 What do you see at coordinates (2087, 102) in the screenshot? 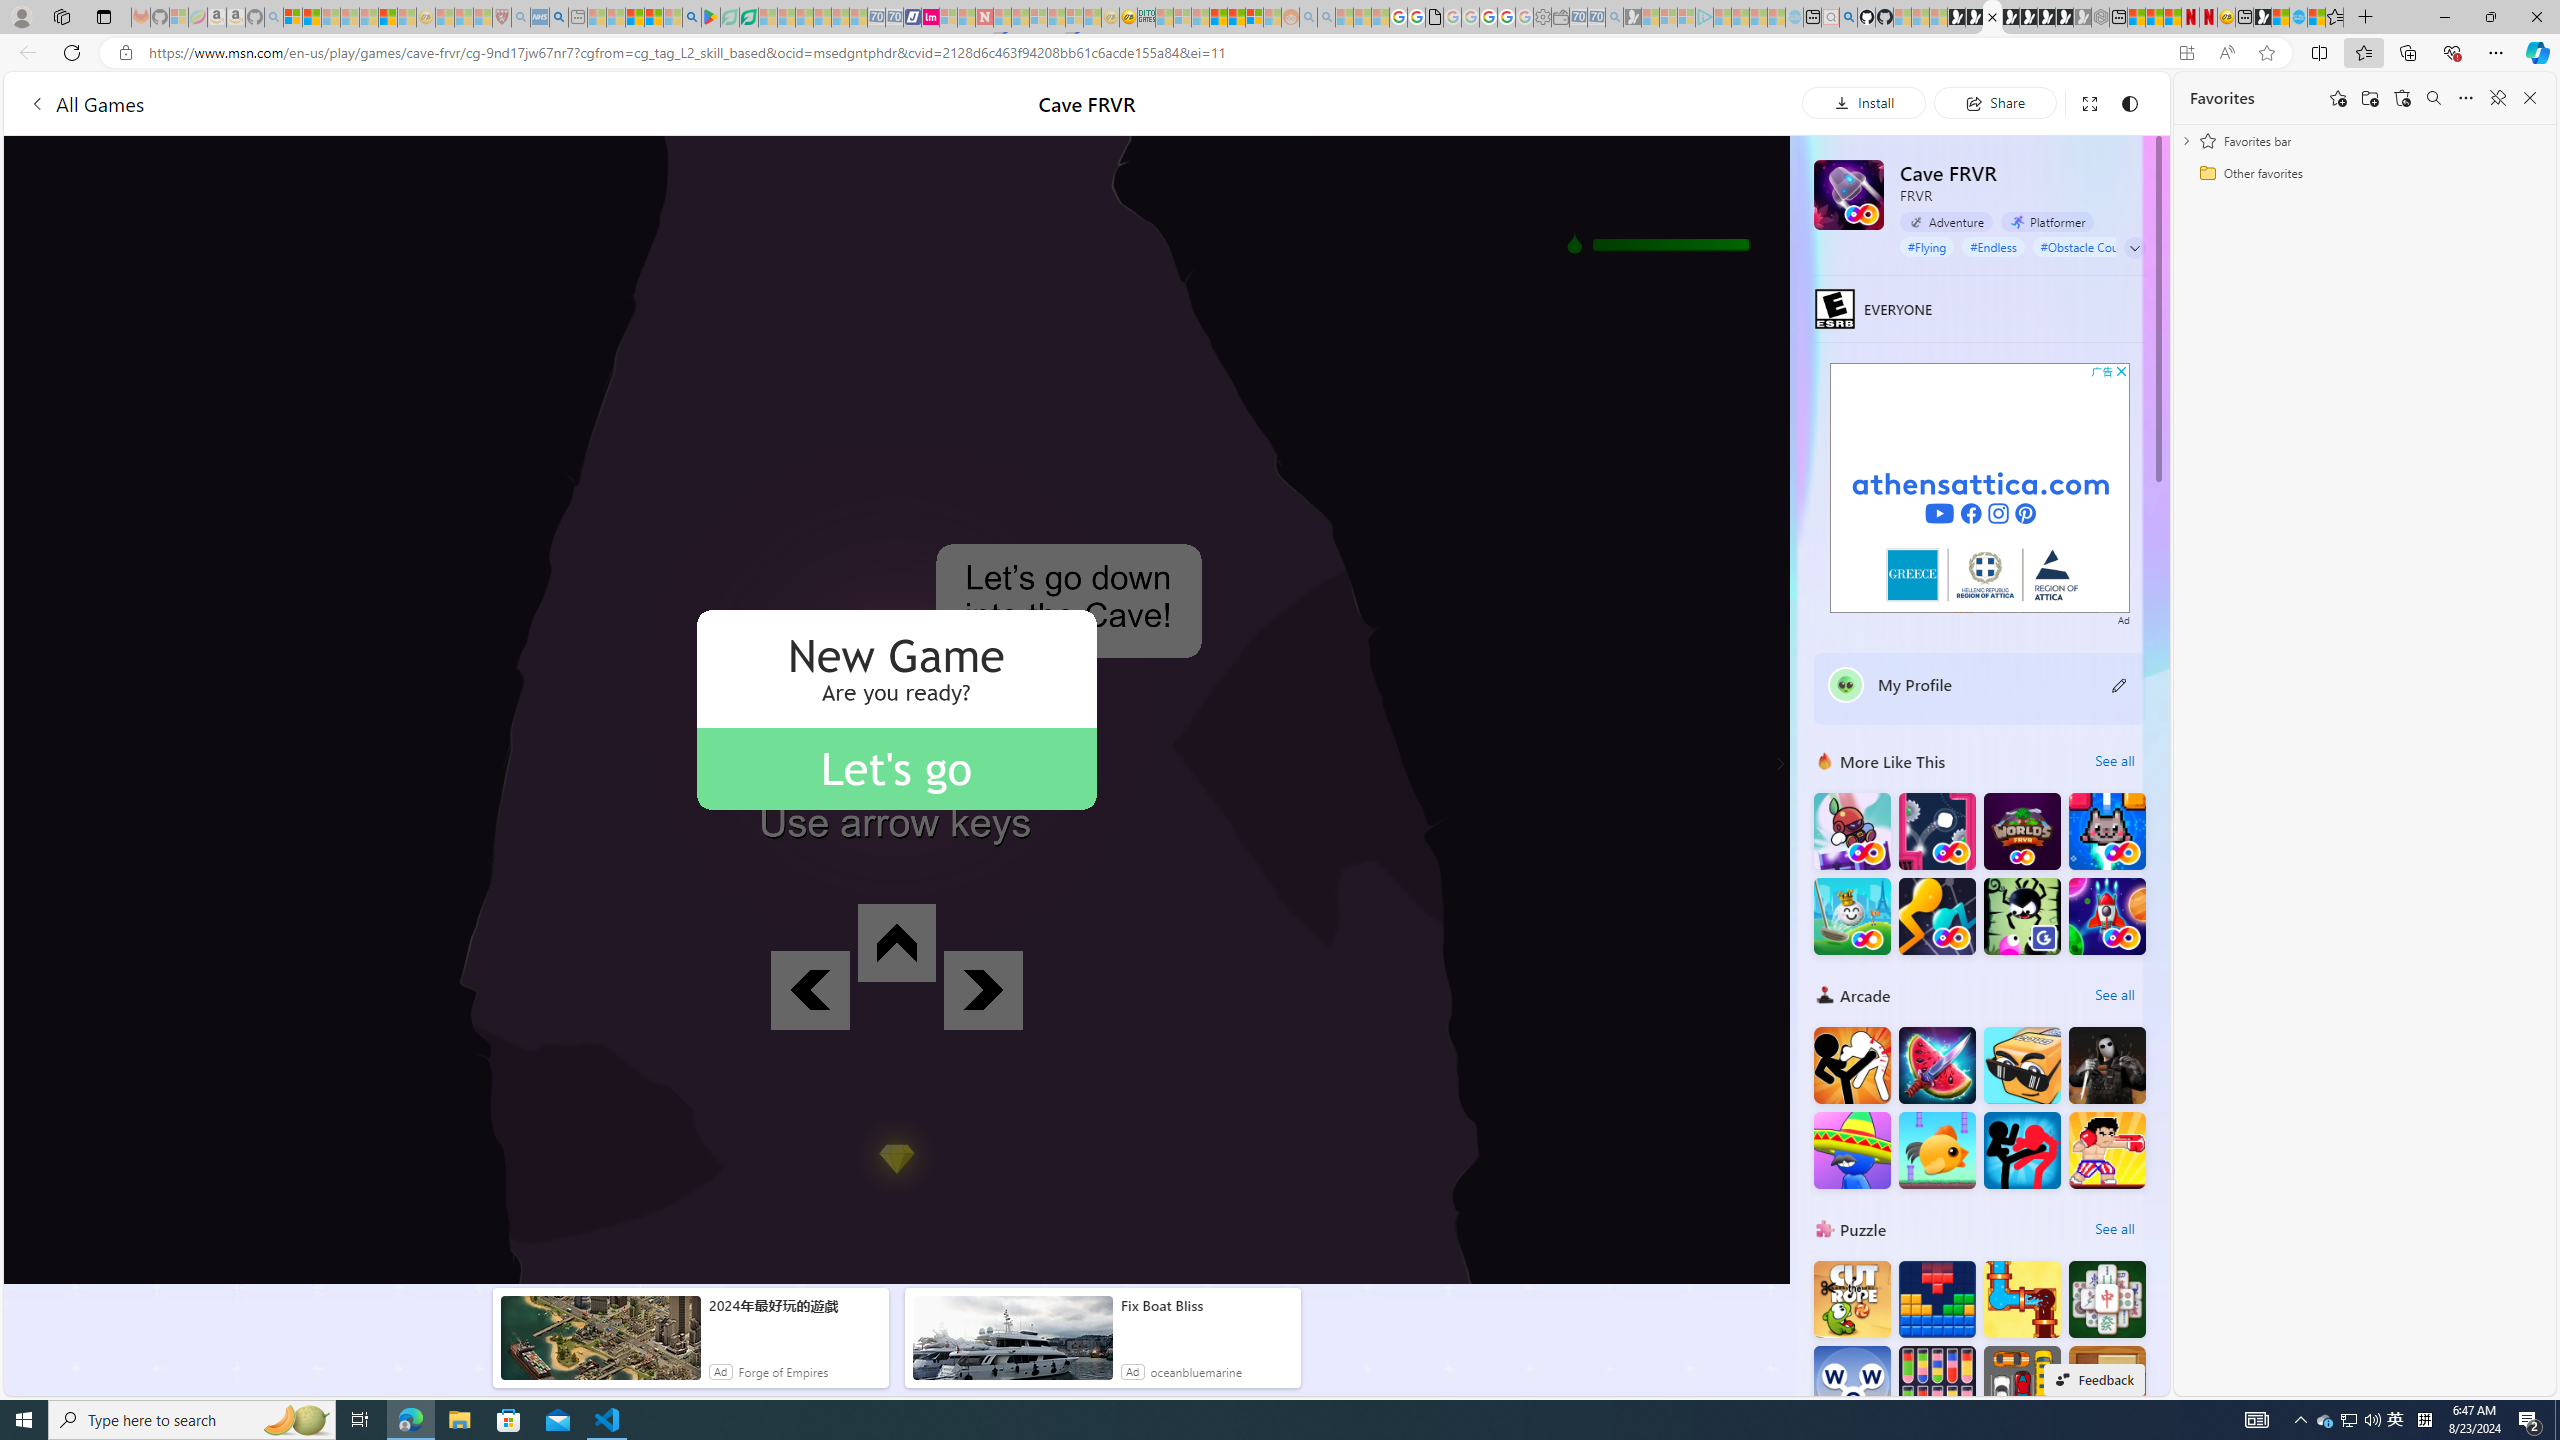
I see `'Full screen'` at bounding box center [2087, 102].